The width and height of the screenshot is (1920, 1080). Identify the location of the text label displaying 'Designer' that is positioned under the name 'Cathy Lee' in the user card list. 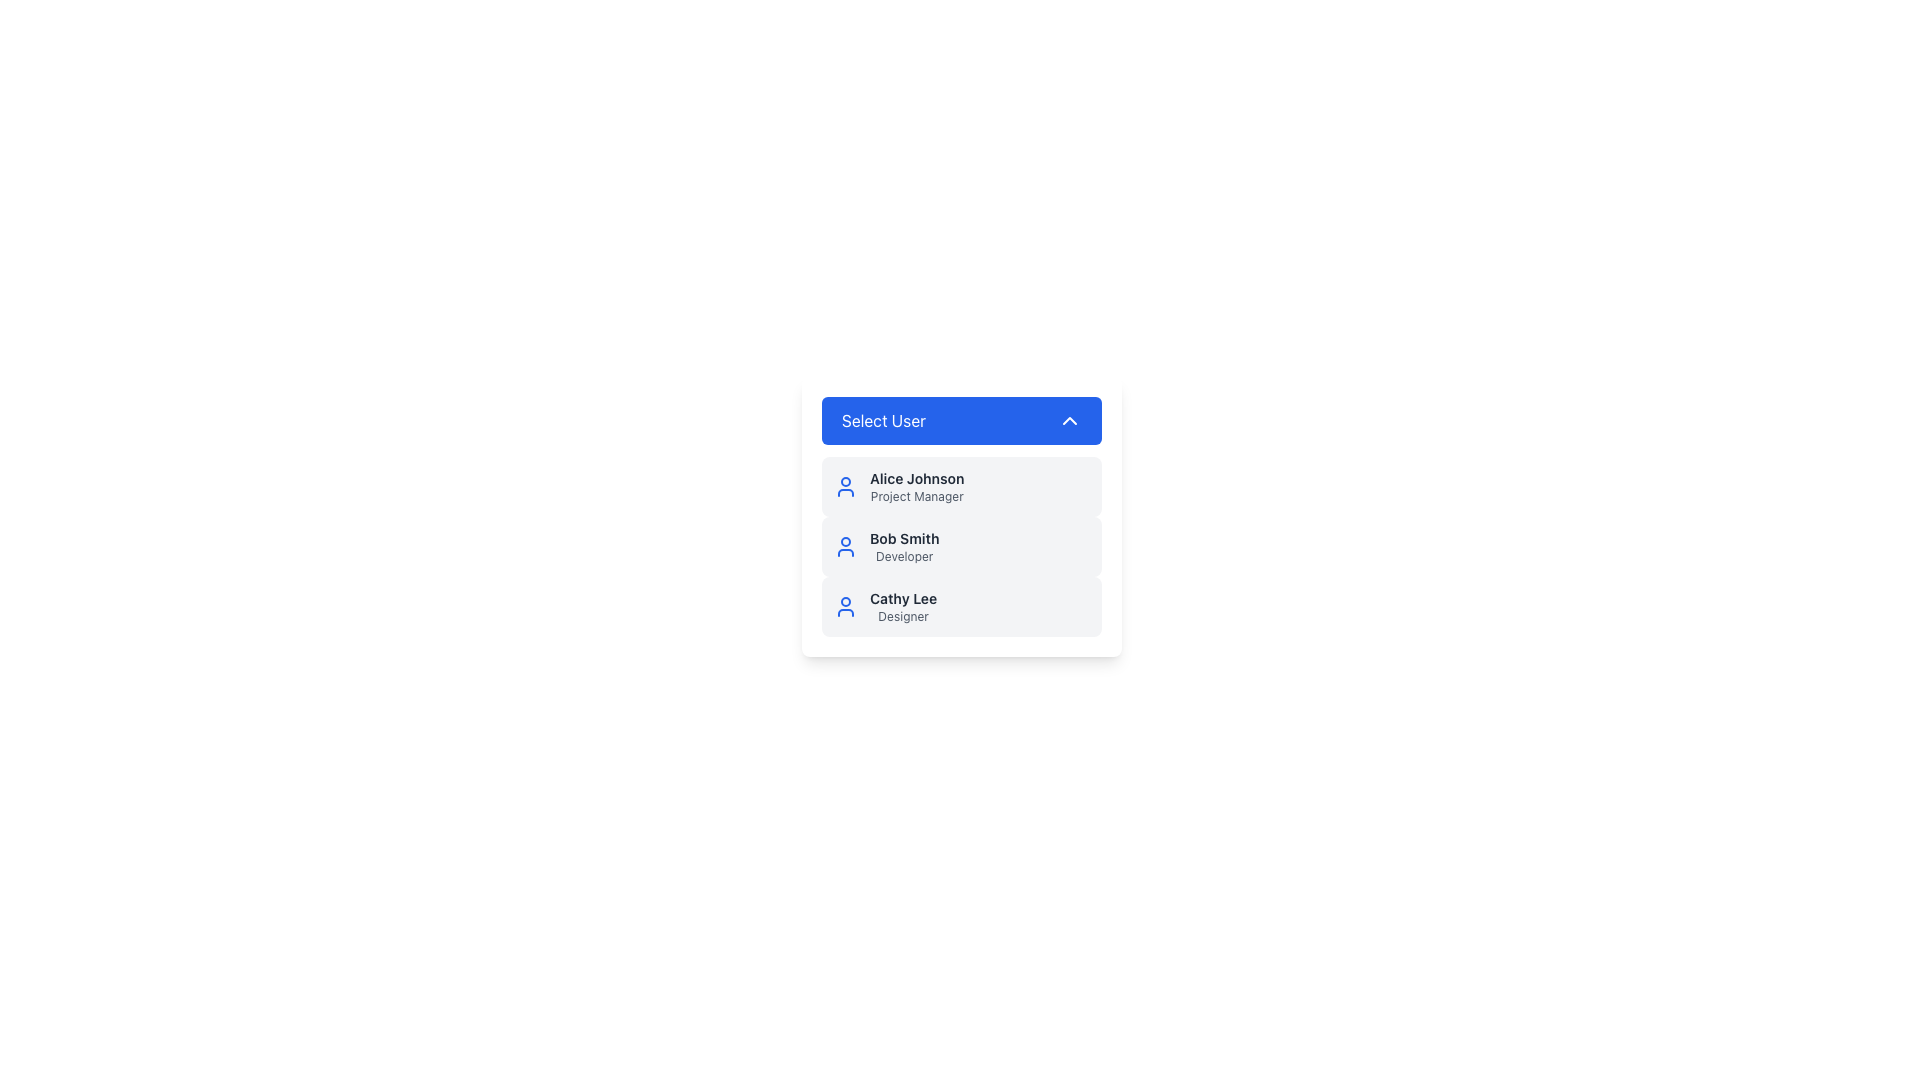
(902, 616).